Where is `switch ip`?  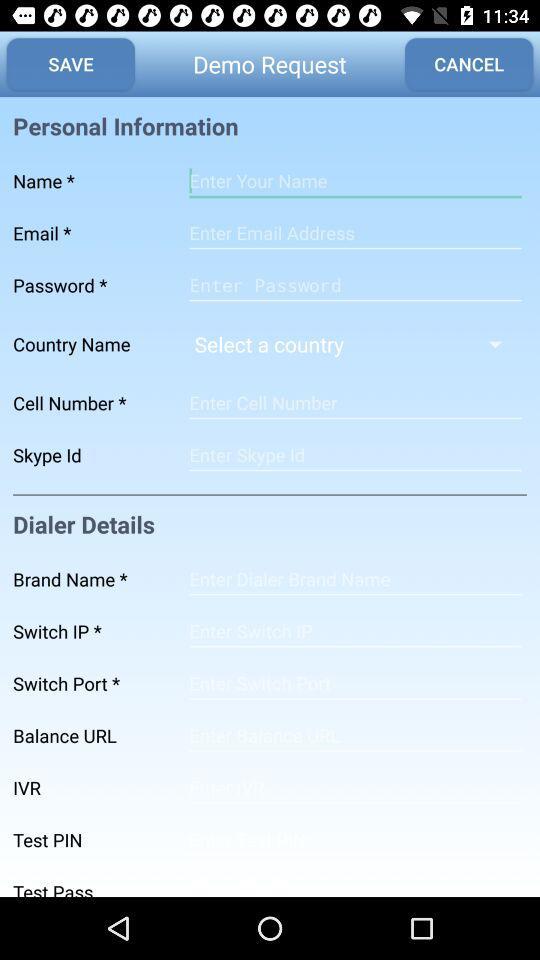 switch ip is located at coordinates (354, 630).